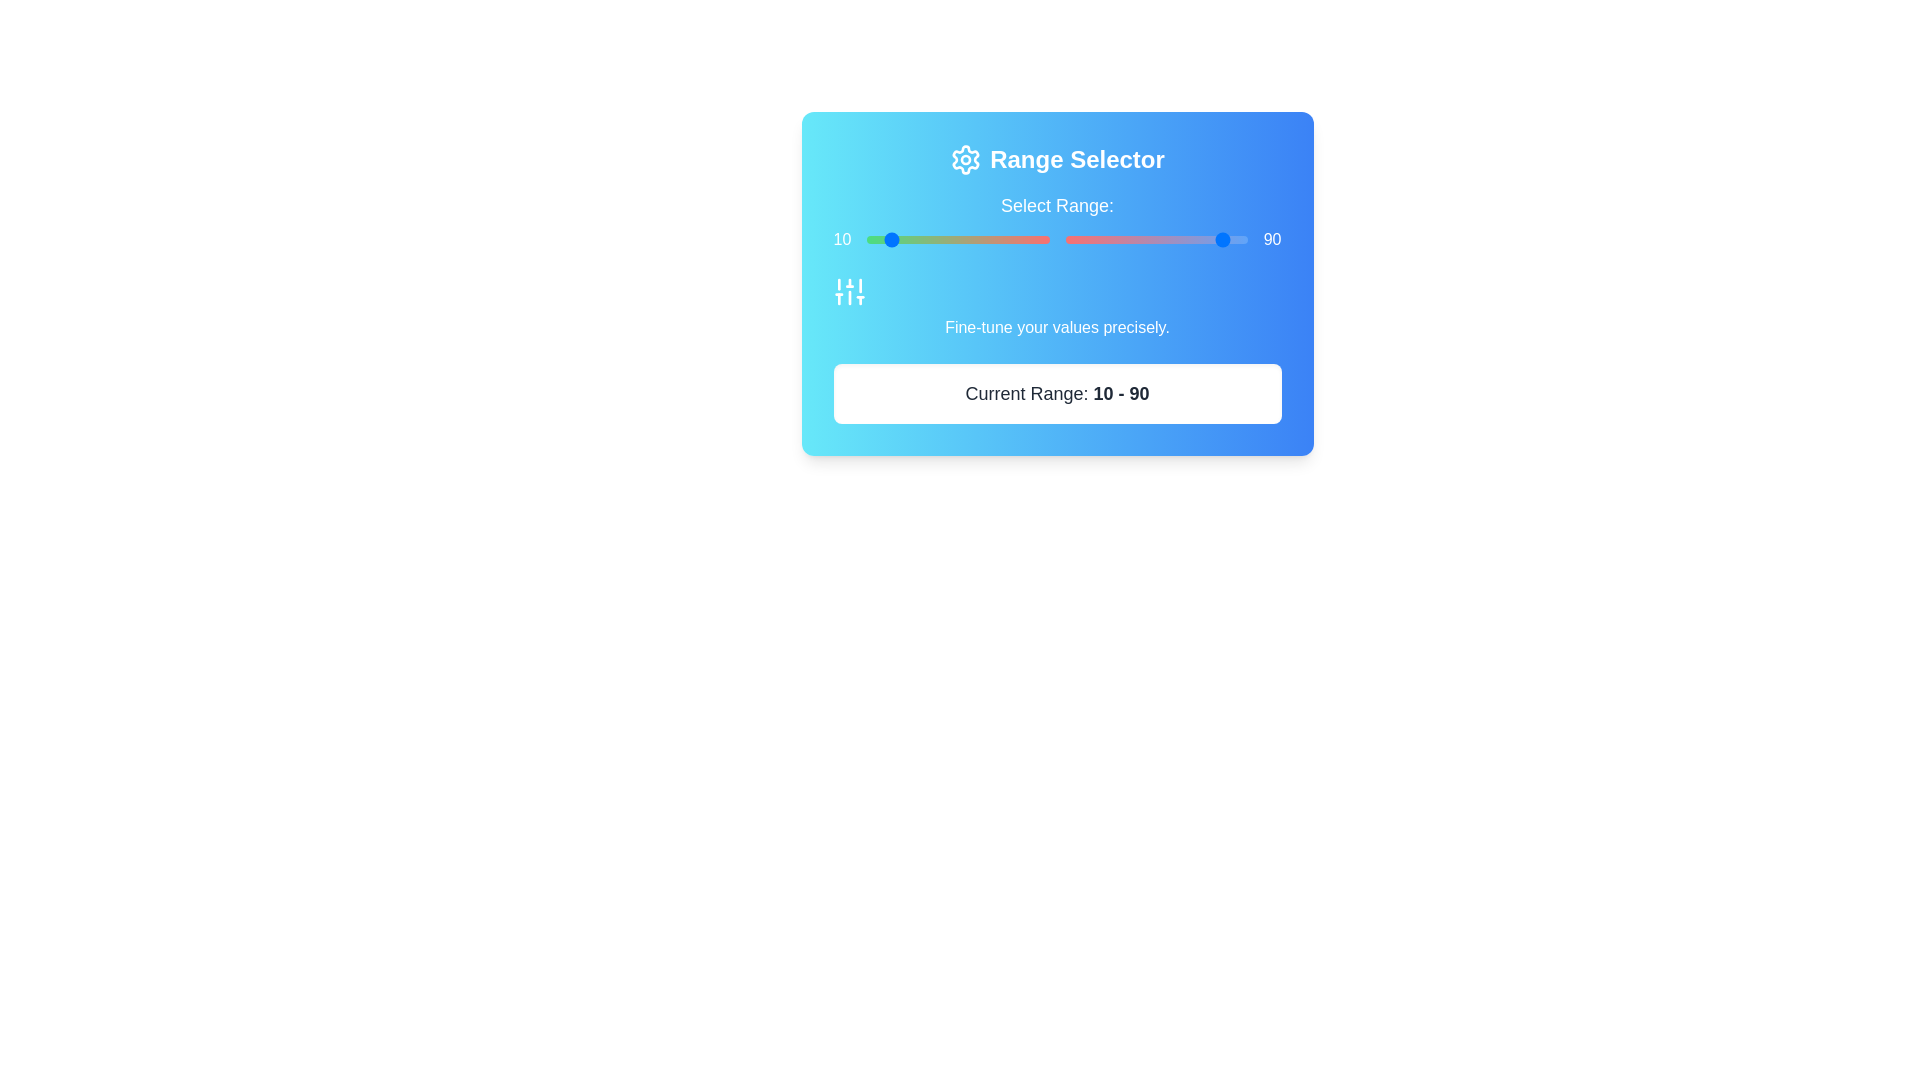 This screenshot has width=1920, height=1080. Describe the element at coordinates (1194, 238) in the screenshot. I see `the slider to set the value to 86` at that location.